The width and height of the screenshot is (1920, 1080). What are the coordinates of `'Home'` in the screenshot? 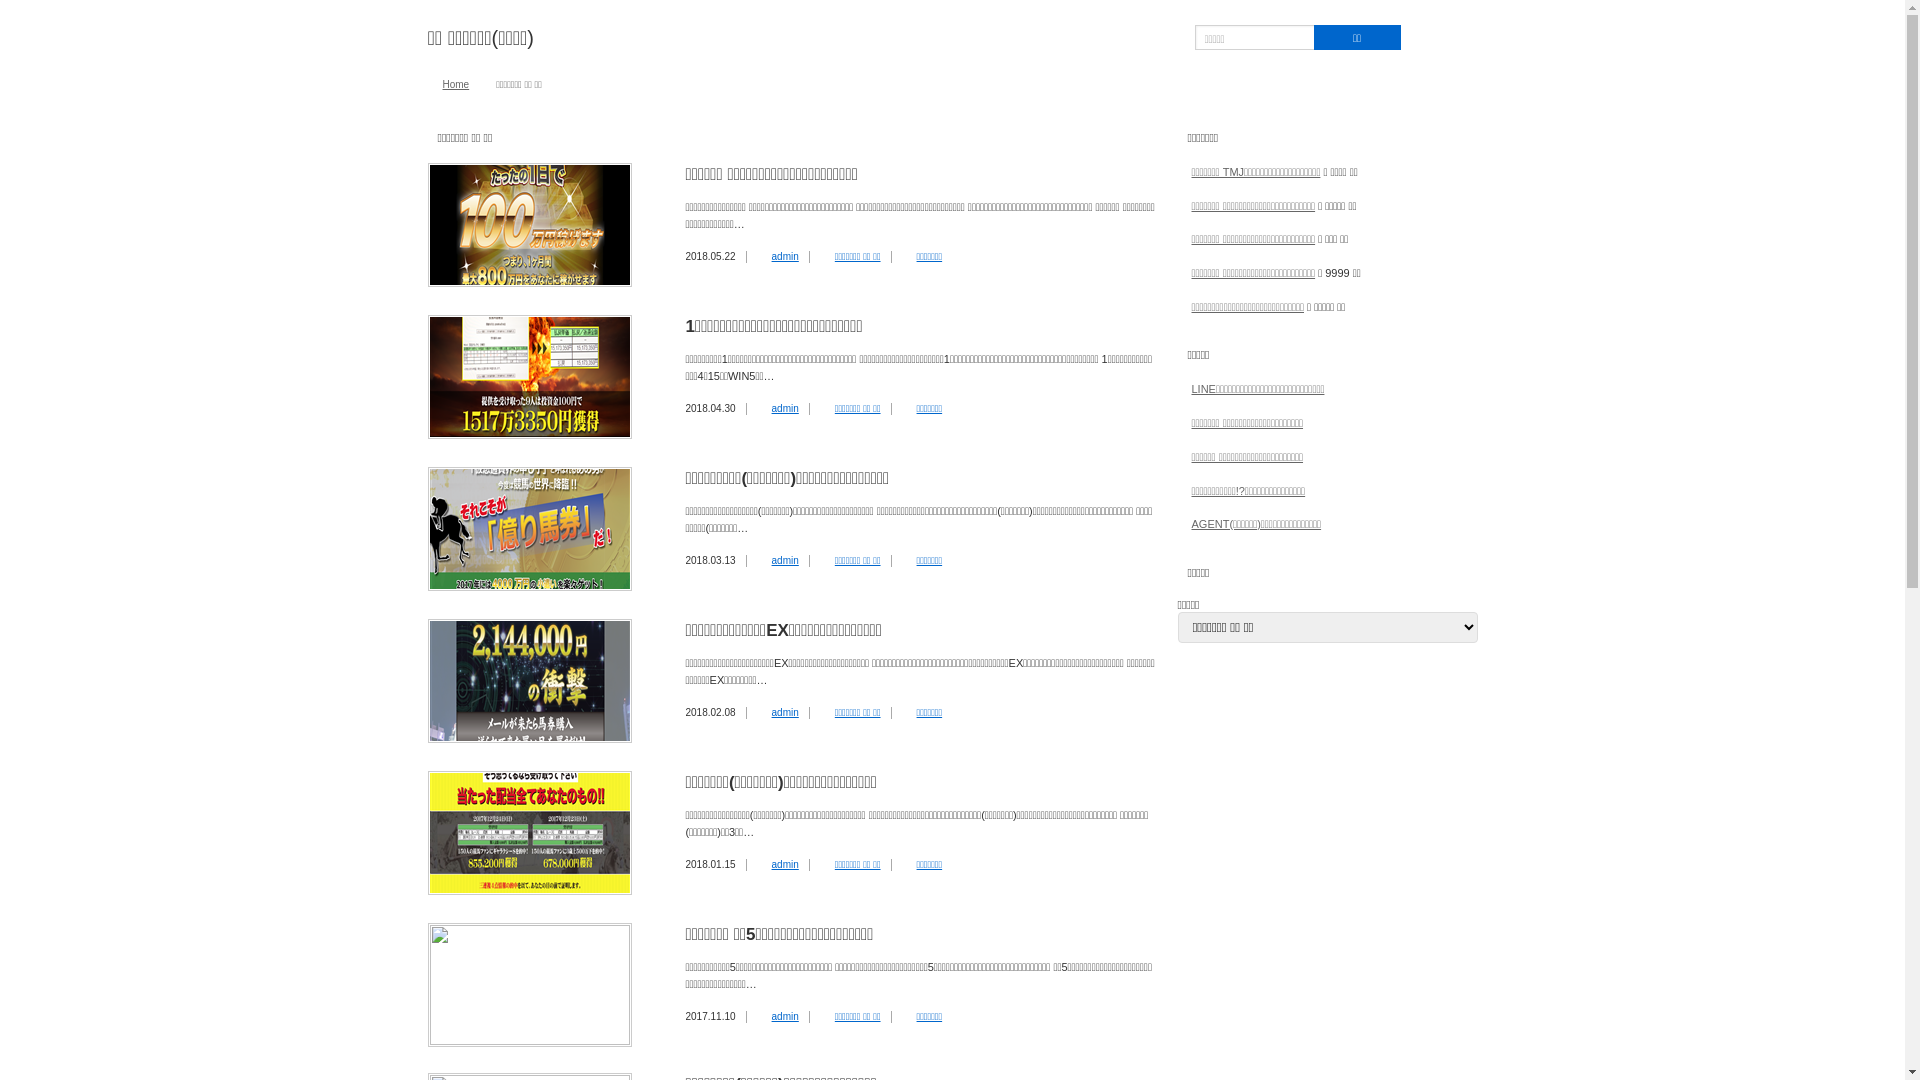 It's located at (454, 83).